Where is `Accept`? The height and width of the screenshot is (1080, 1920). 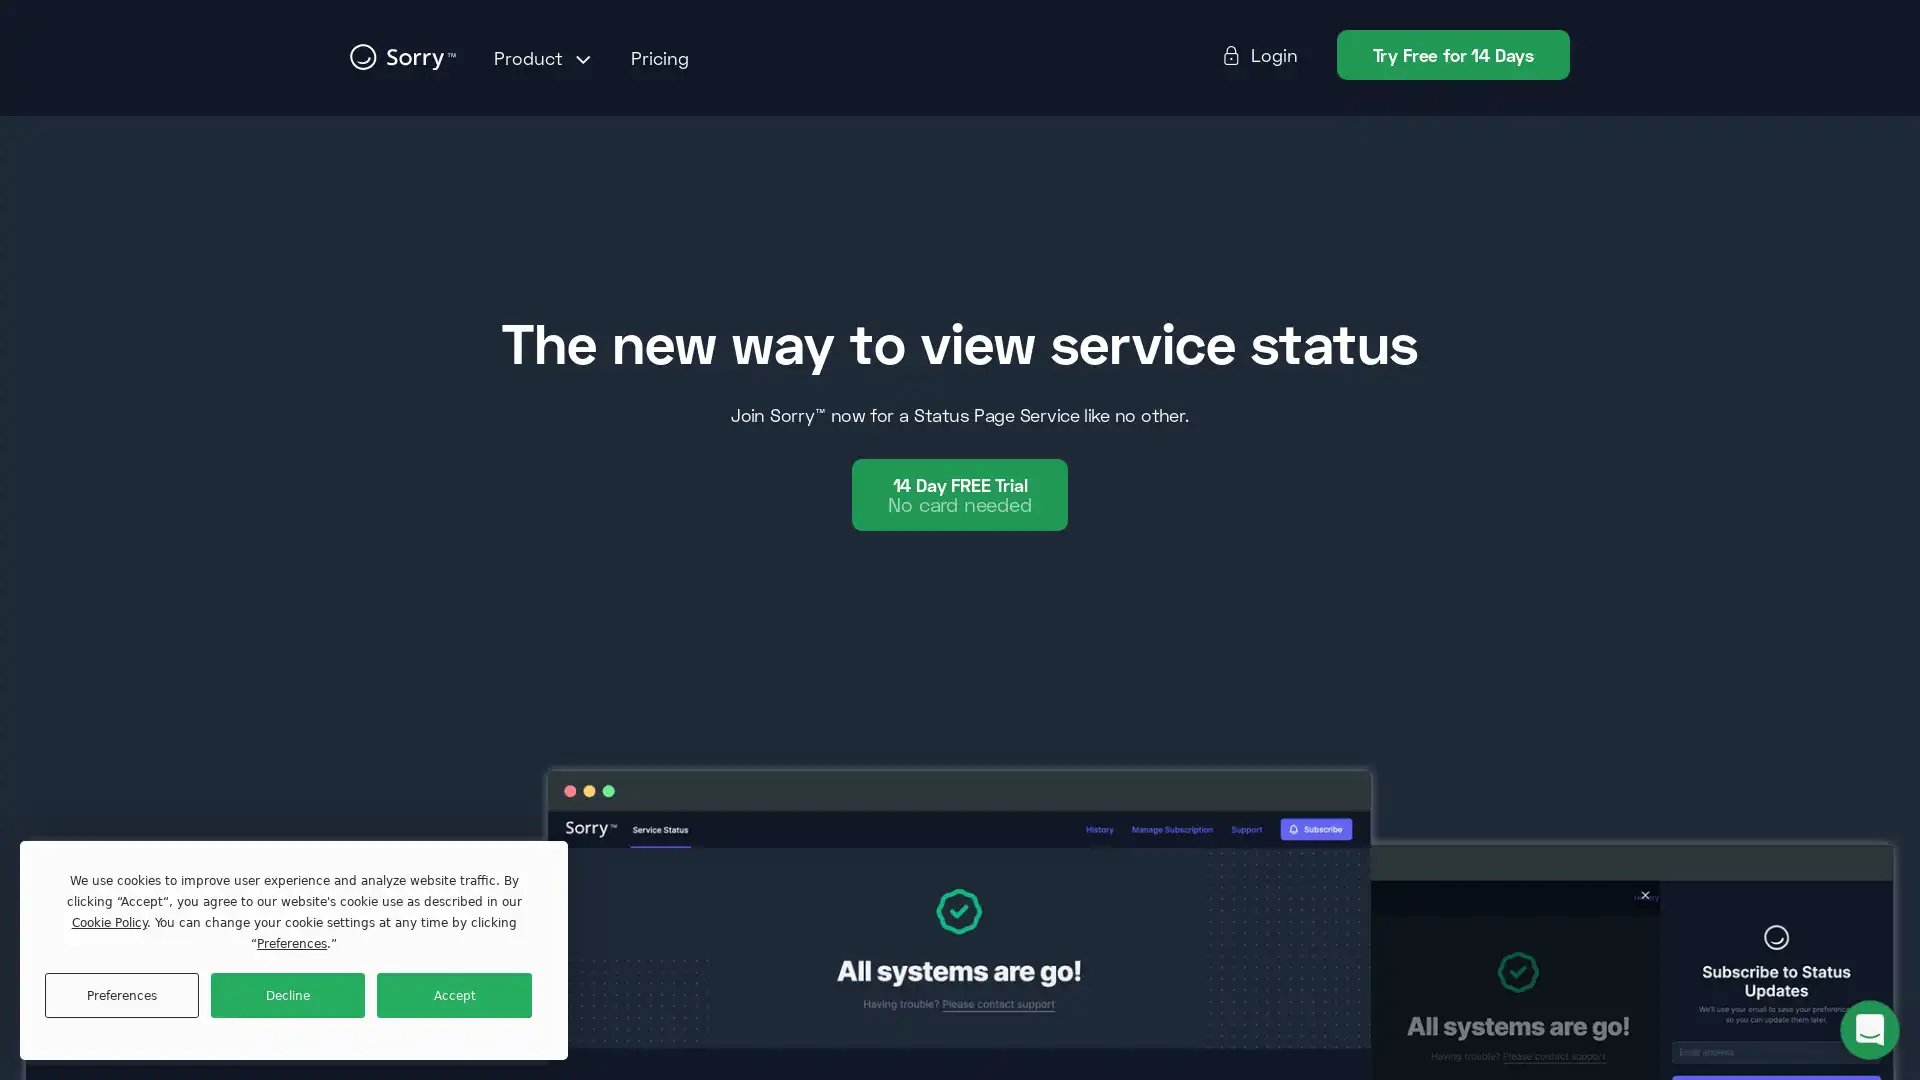
Accept is located at coordinates (453, 995).